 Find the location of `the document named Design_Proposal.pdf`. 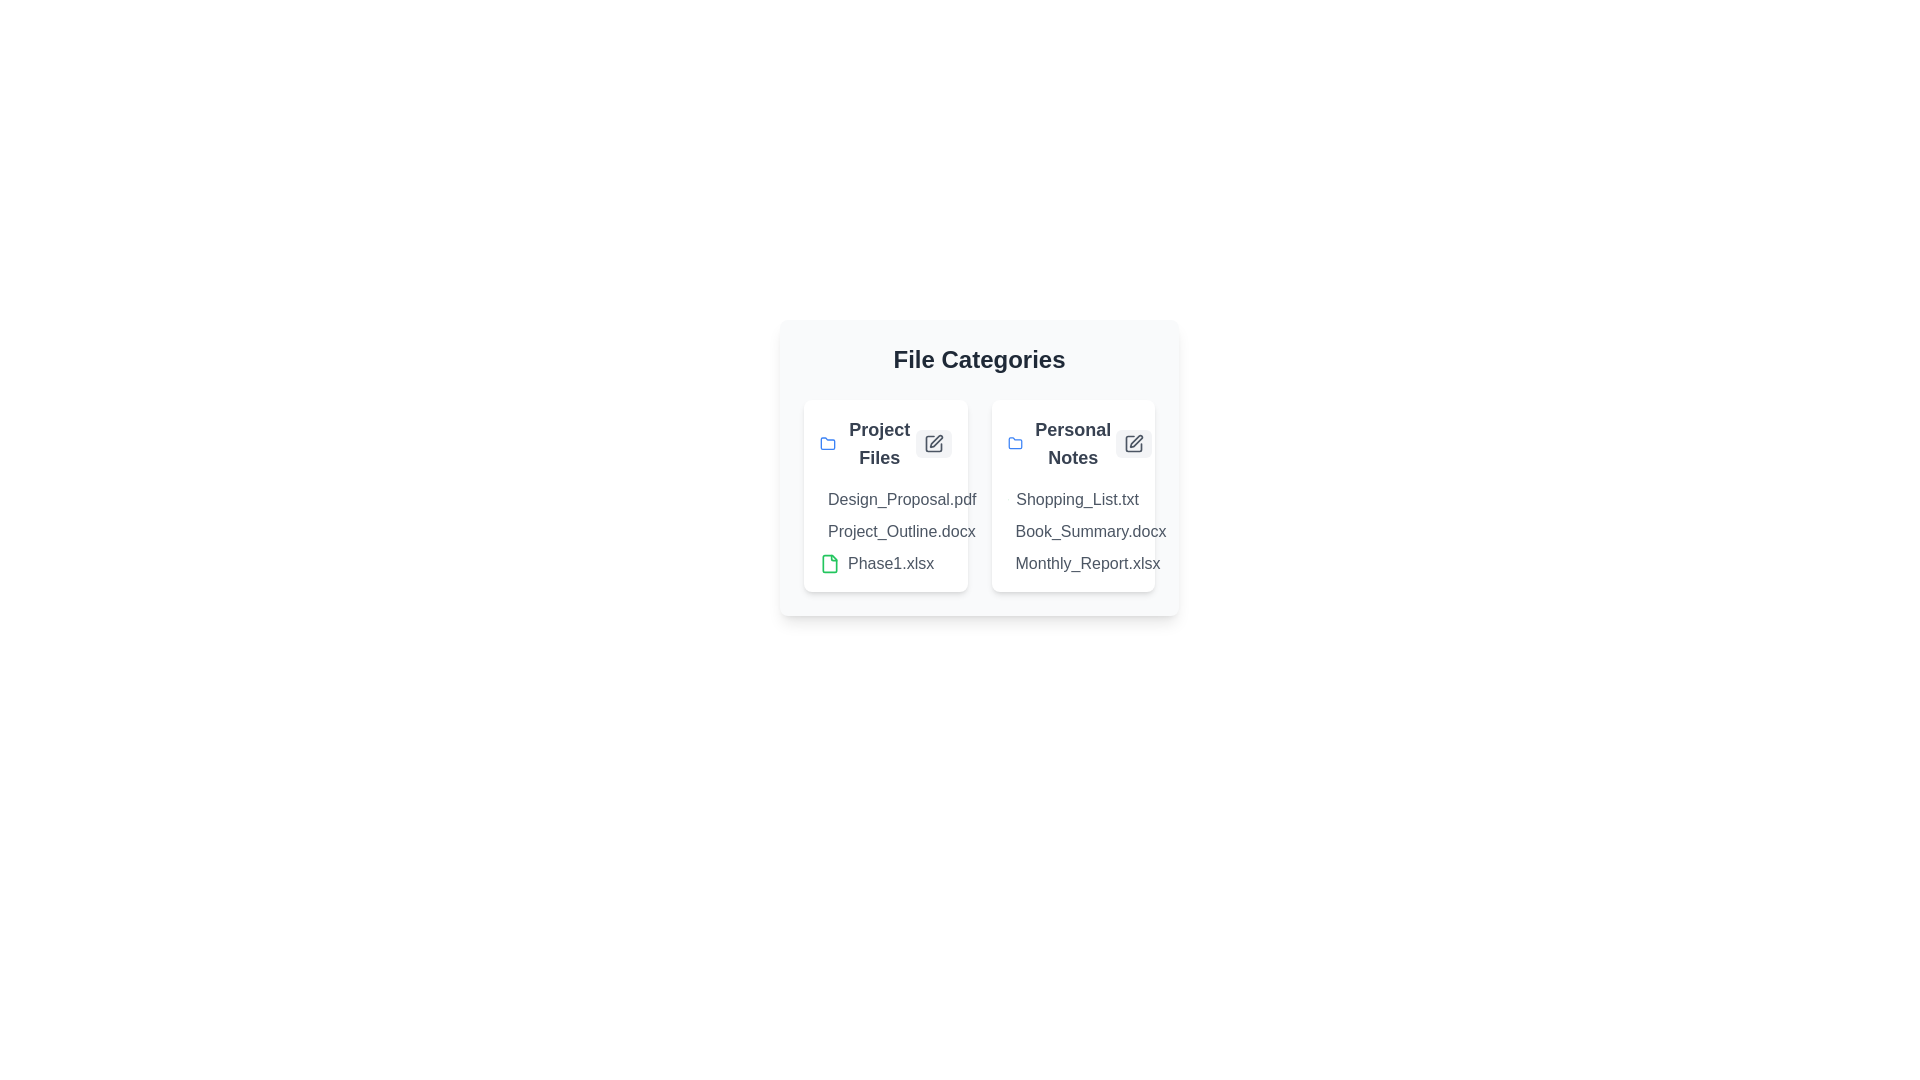

the document named Design_Proposal.pdf is located at coordinates (849, 499).